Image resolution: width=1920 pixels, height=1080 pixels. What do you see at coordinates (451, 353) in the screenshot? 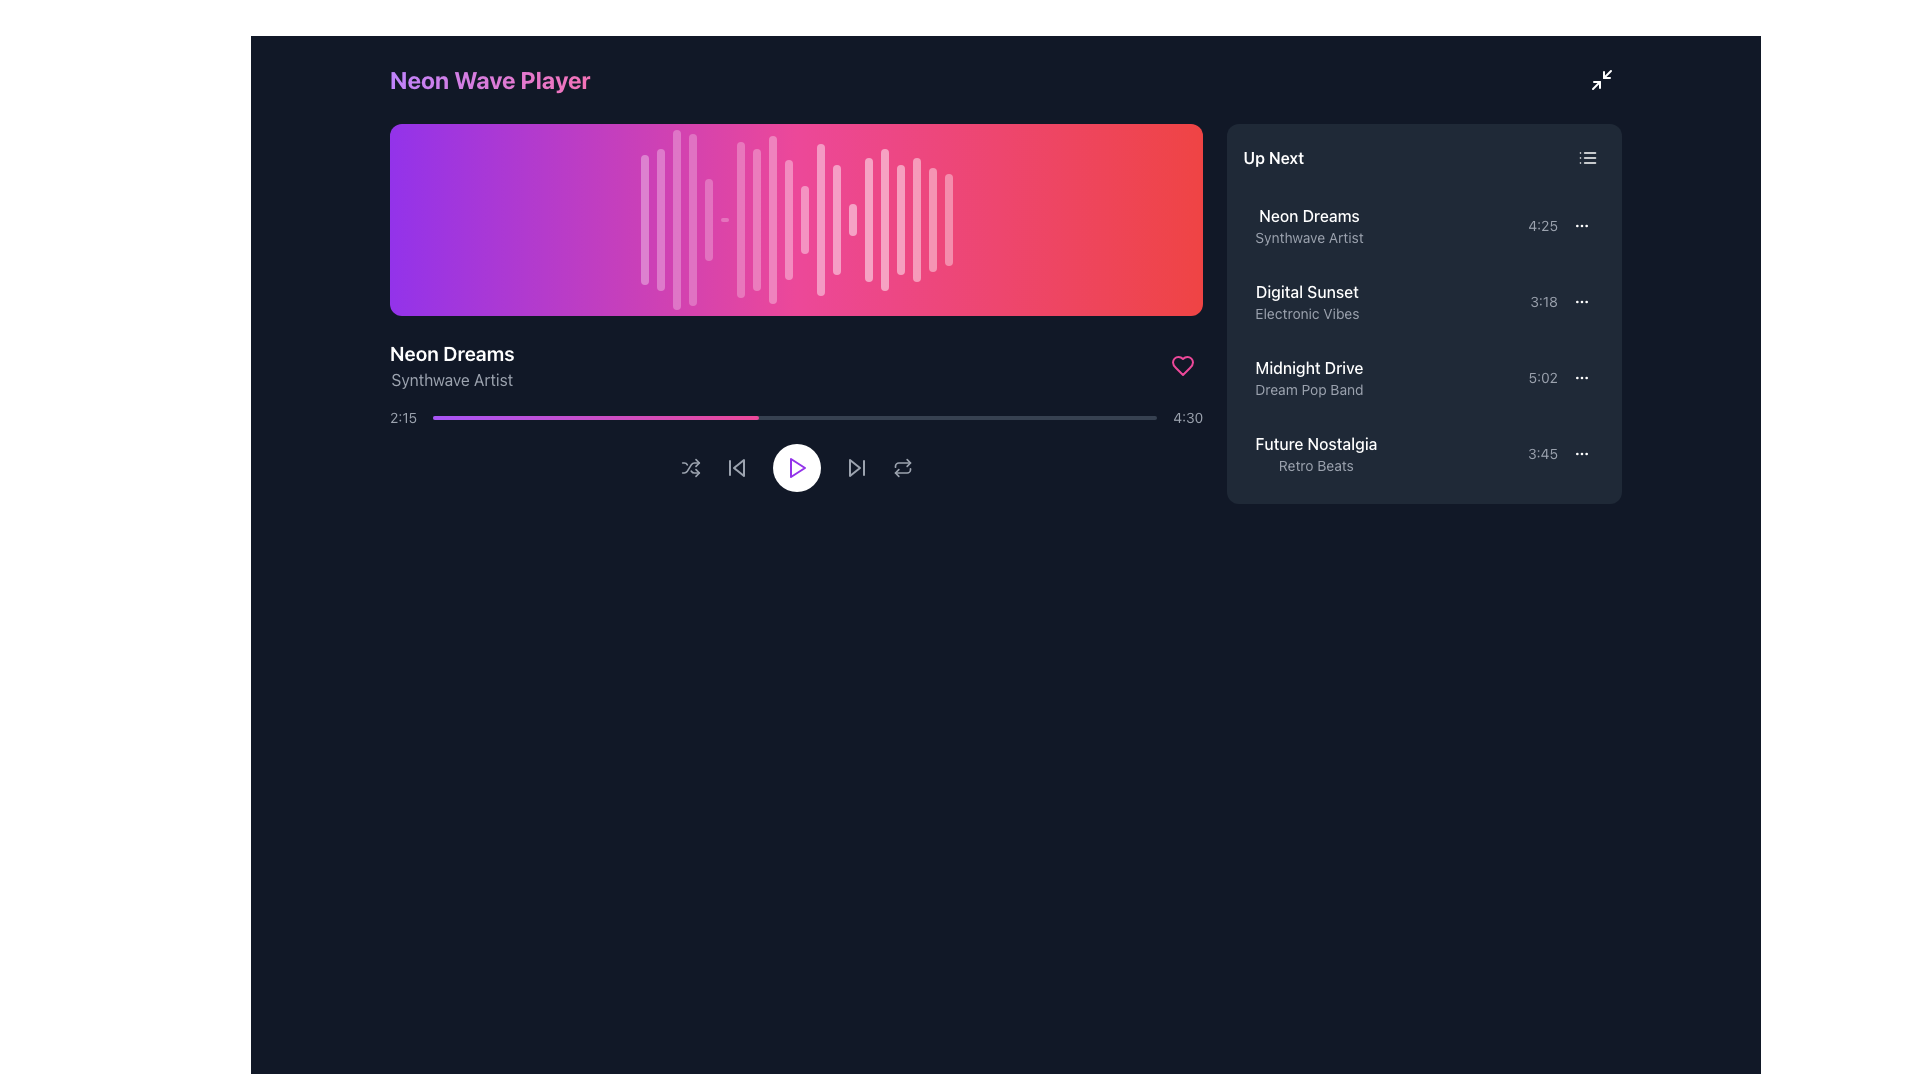
I see `the text label displaying 'Neon Dreams' in bold, larger white font against a dark background, located in the left-central portion of the interface` at bounding box center [451, 353].